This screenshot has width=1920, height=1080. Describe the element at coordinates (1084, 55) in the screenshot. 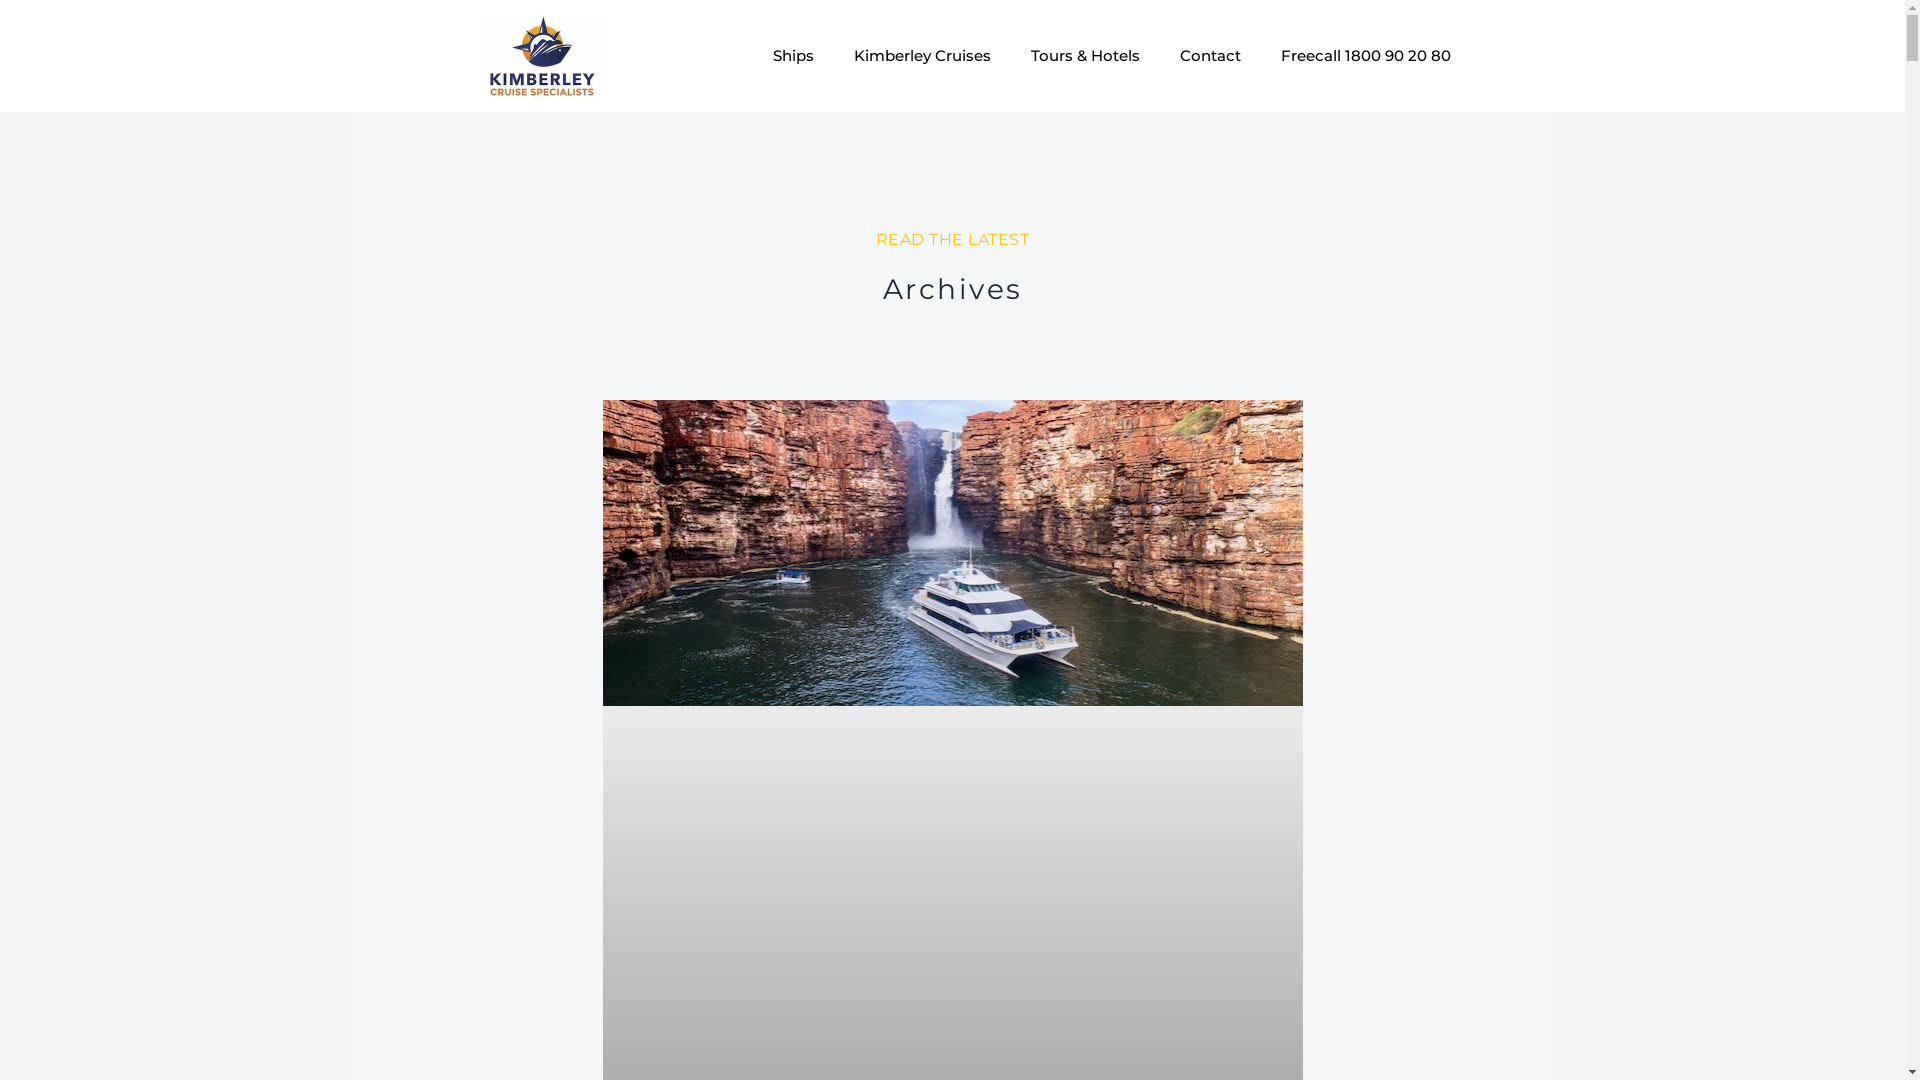

I see `'Tours & Hotels'` at that location.